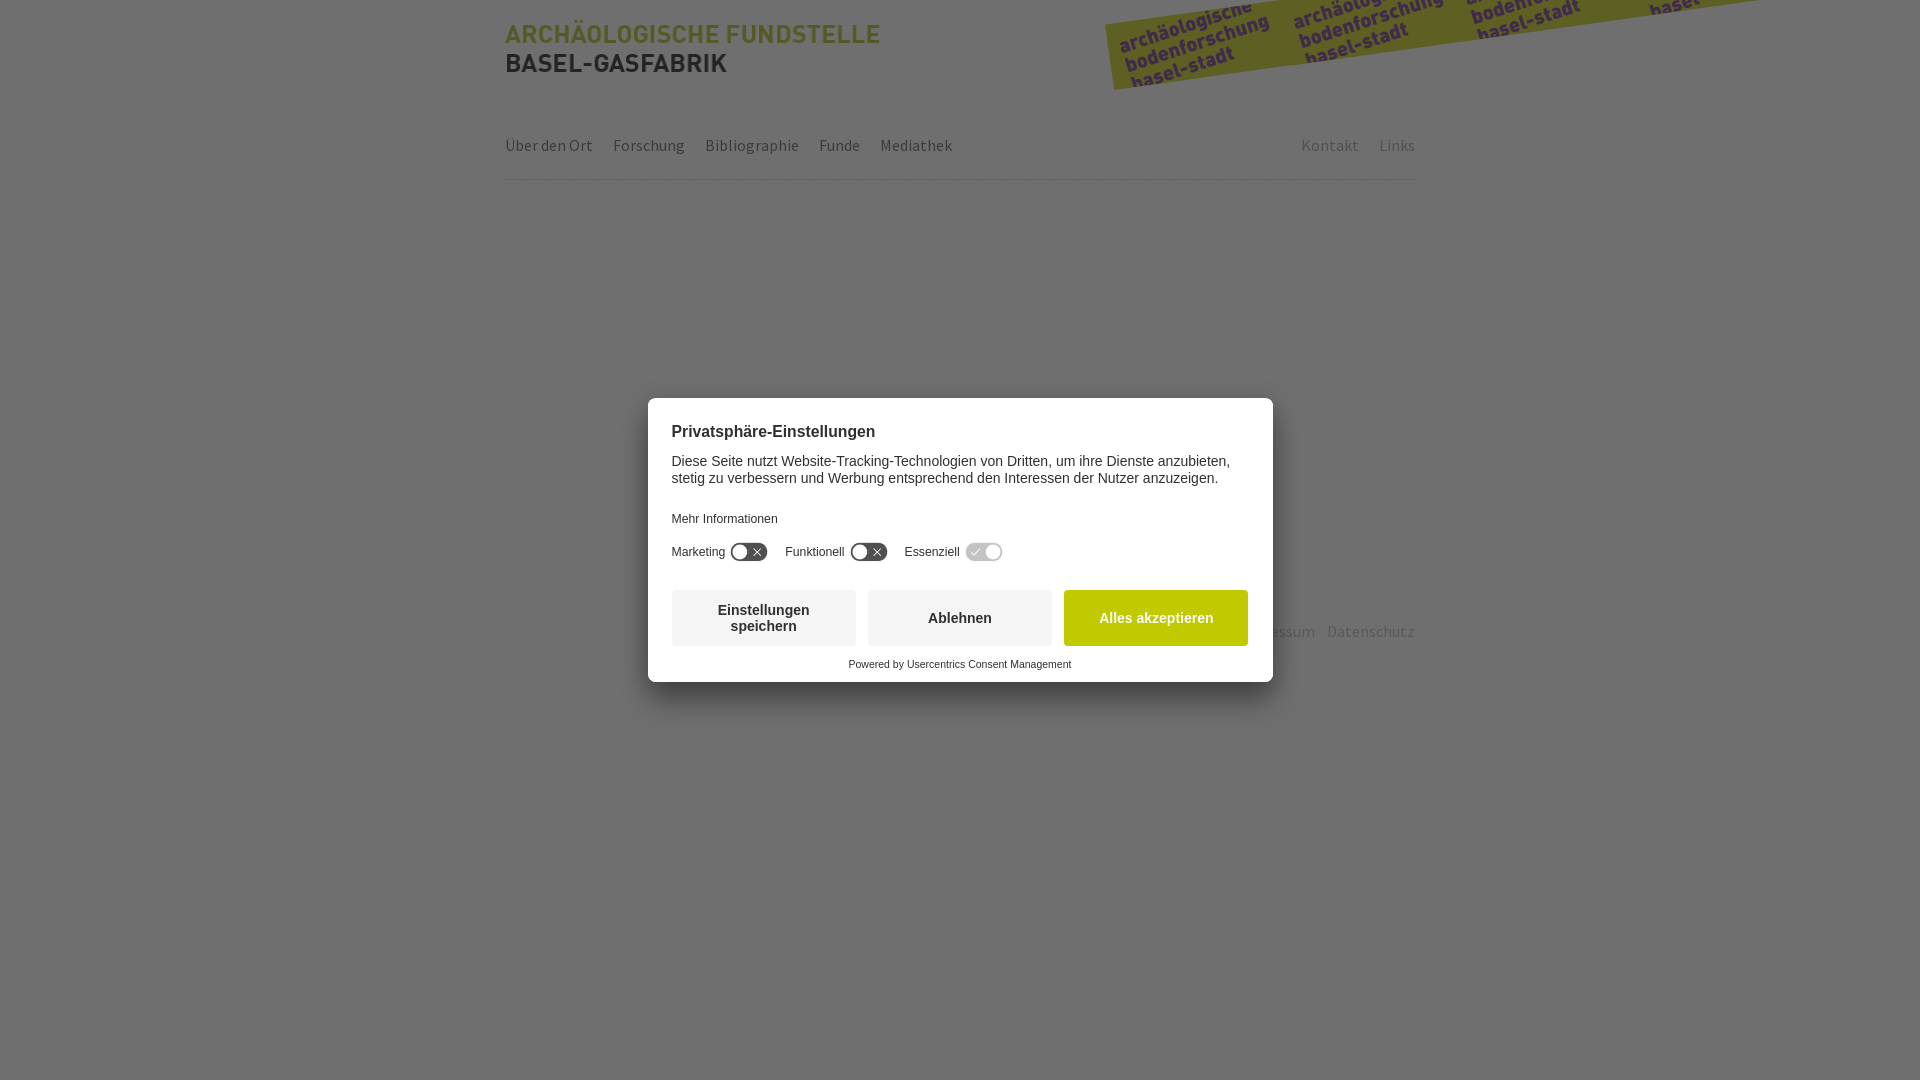 The image size is (1920, 1080). Describe the element at coordinates (648, 144) in the screenshot. I see `'Forschung'` at that location.